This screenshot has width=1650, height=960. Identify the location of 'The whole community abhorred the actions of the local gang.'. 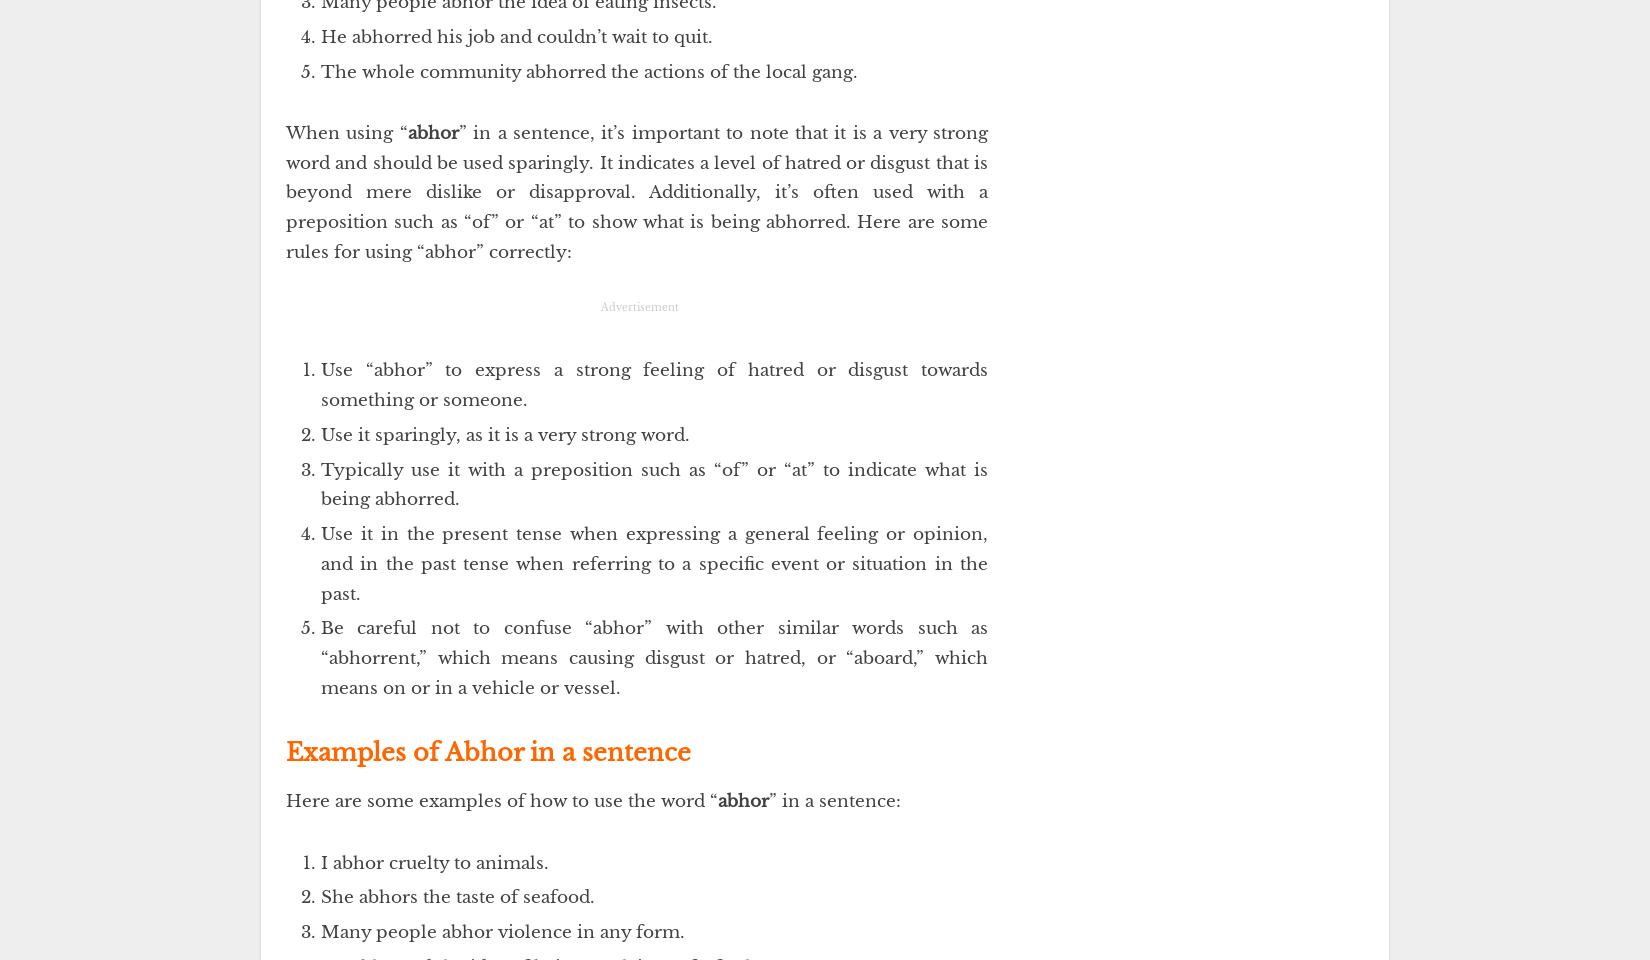
(588, 71).